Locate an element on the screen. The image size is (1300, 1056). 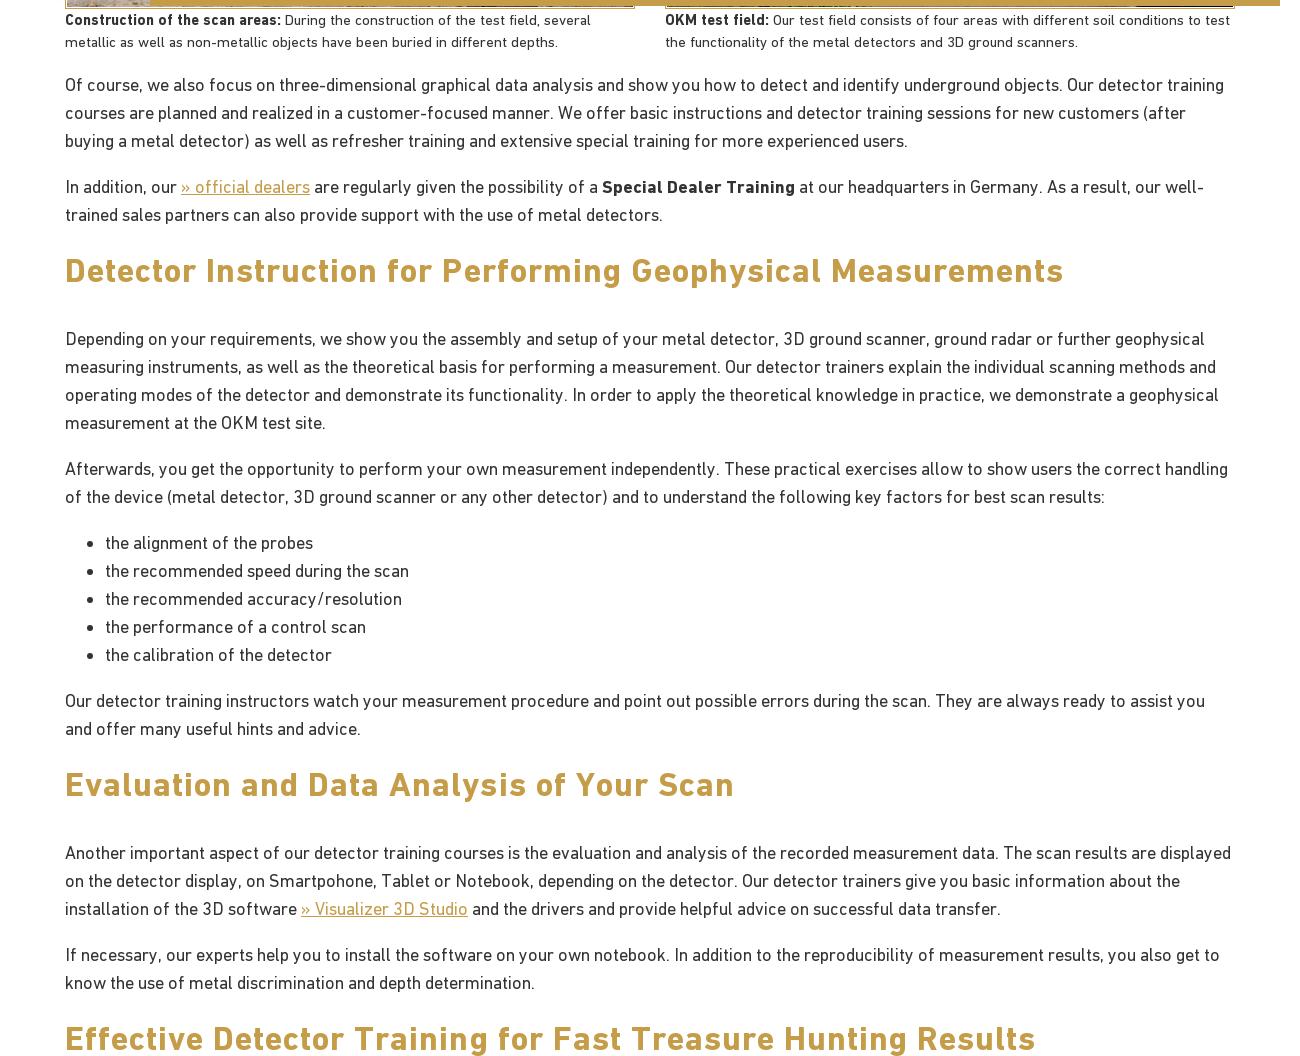
'Our test field consists of four areas with different soil conditions to test the functionality of the metal detectors and 3D ground scanners.' is located at coordinates (947, 29).